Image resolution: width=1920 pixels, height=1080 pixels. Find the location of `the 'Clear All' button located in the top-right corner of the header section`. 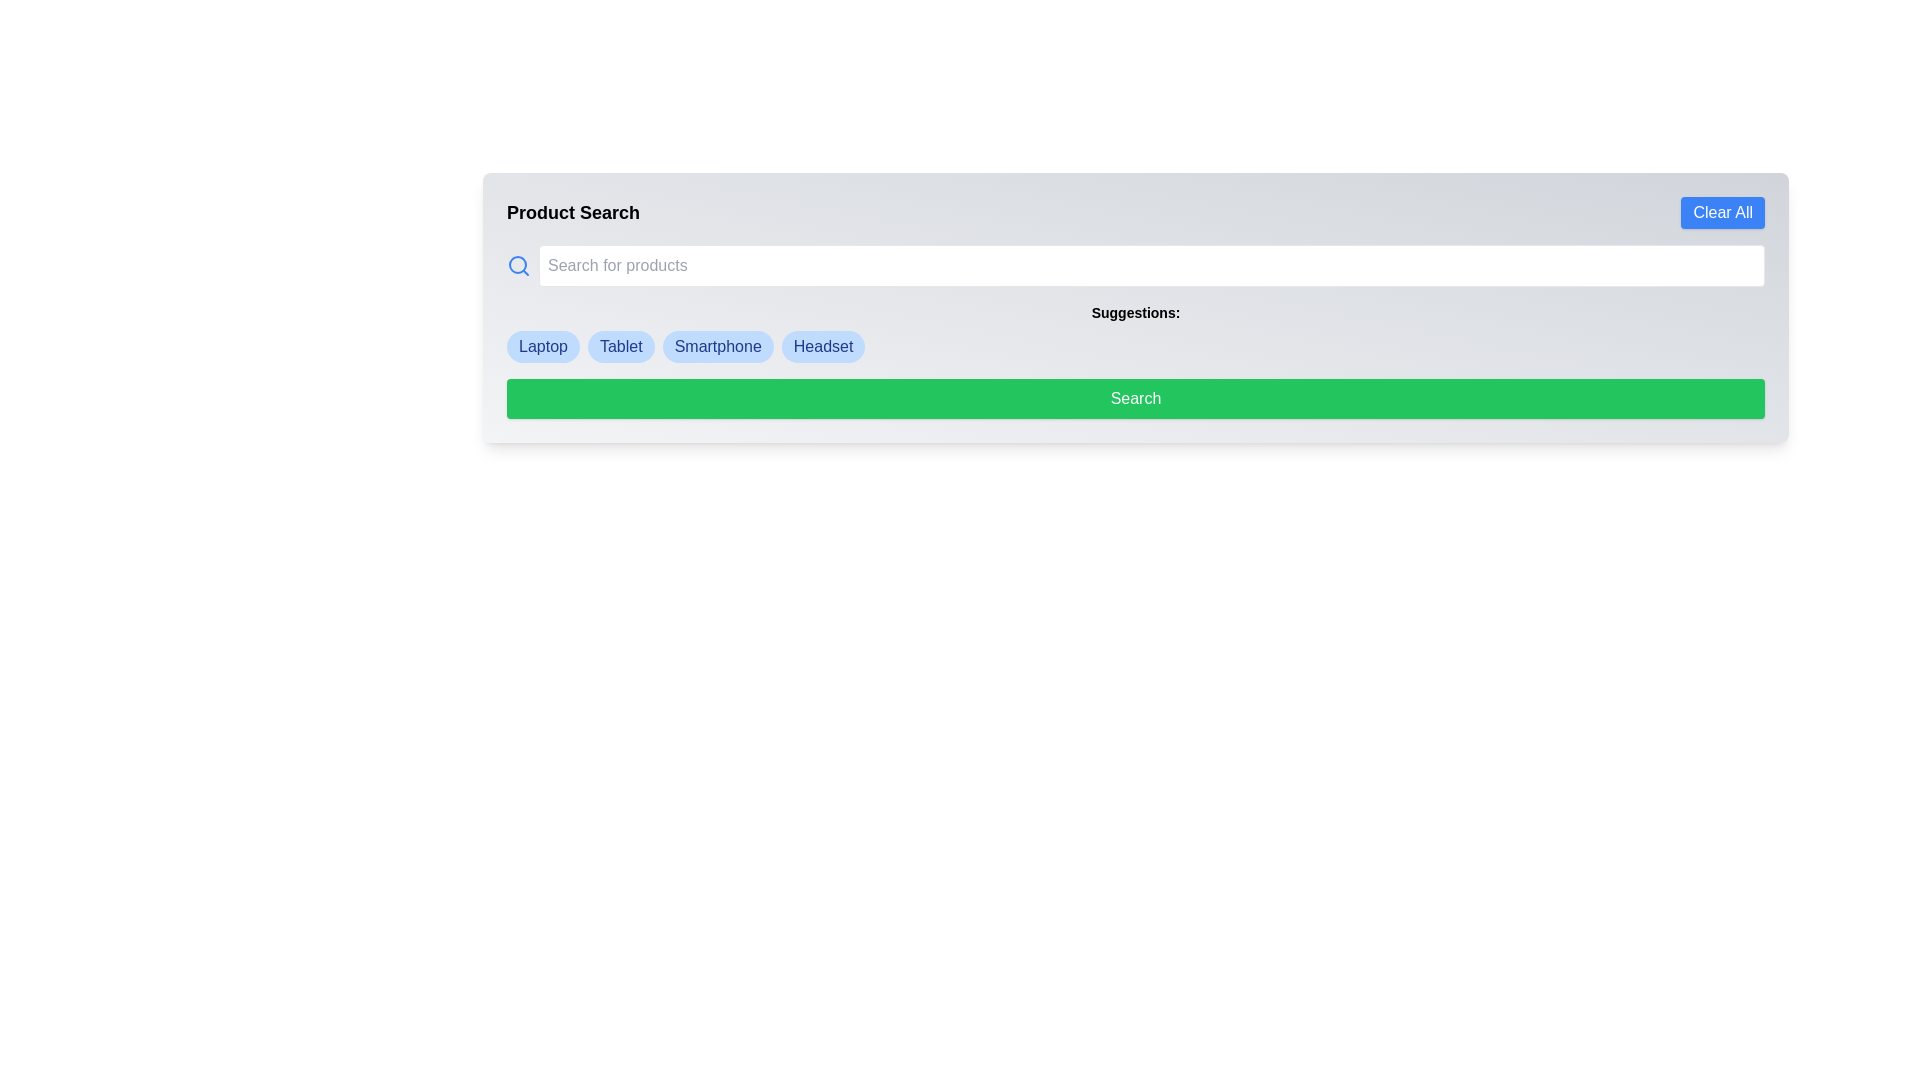

the 'Clear All' button located in the top-right corner of the header section is located at coordinates (1722, 212).